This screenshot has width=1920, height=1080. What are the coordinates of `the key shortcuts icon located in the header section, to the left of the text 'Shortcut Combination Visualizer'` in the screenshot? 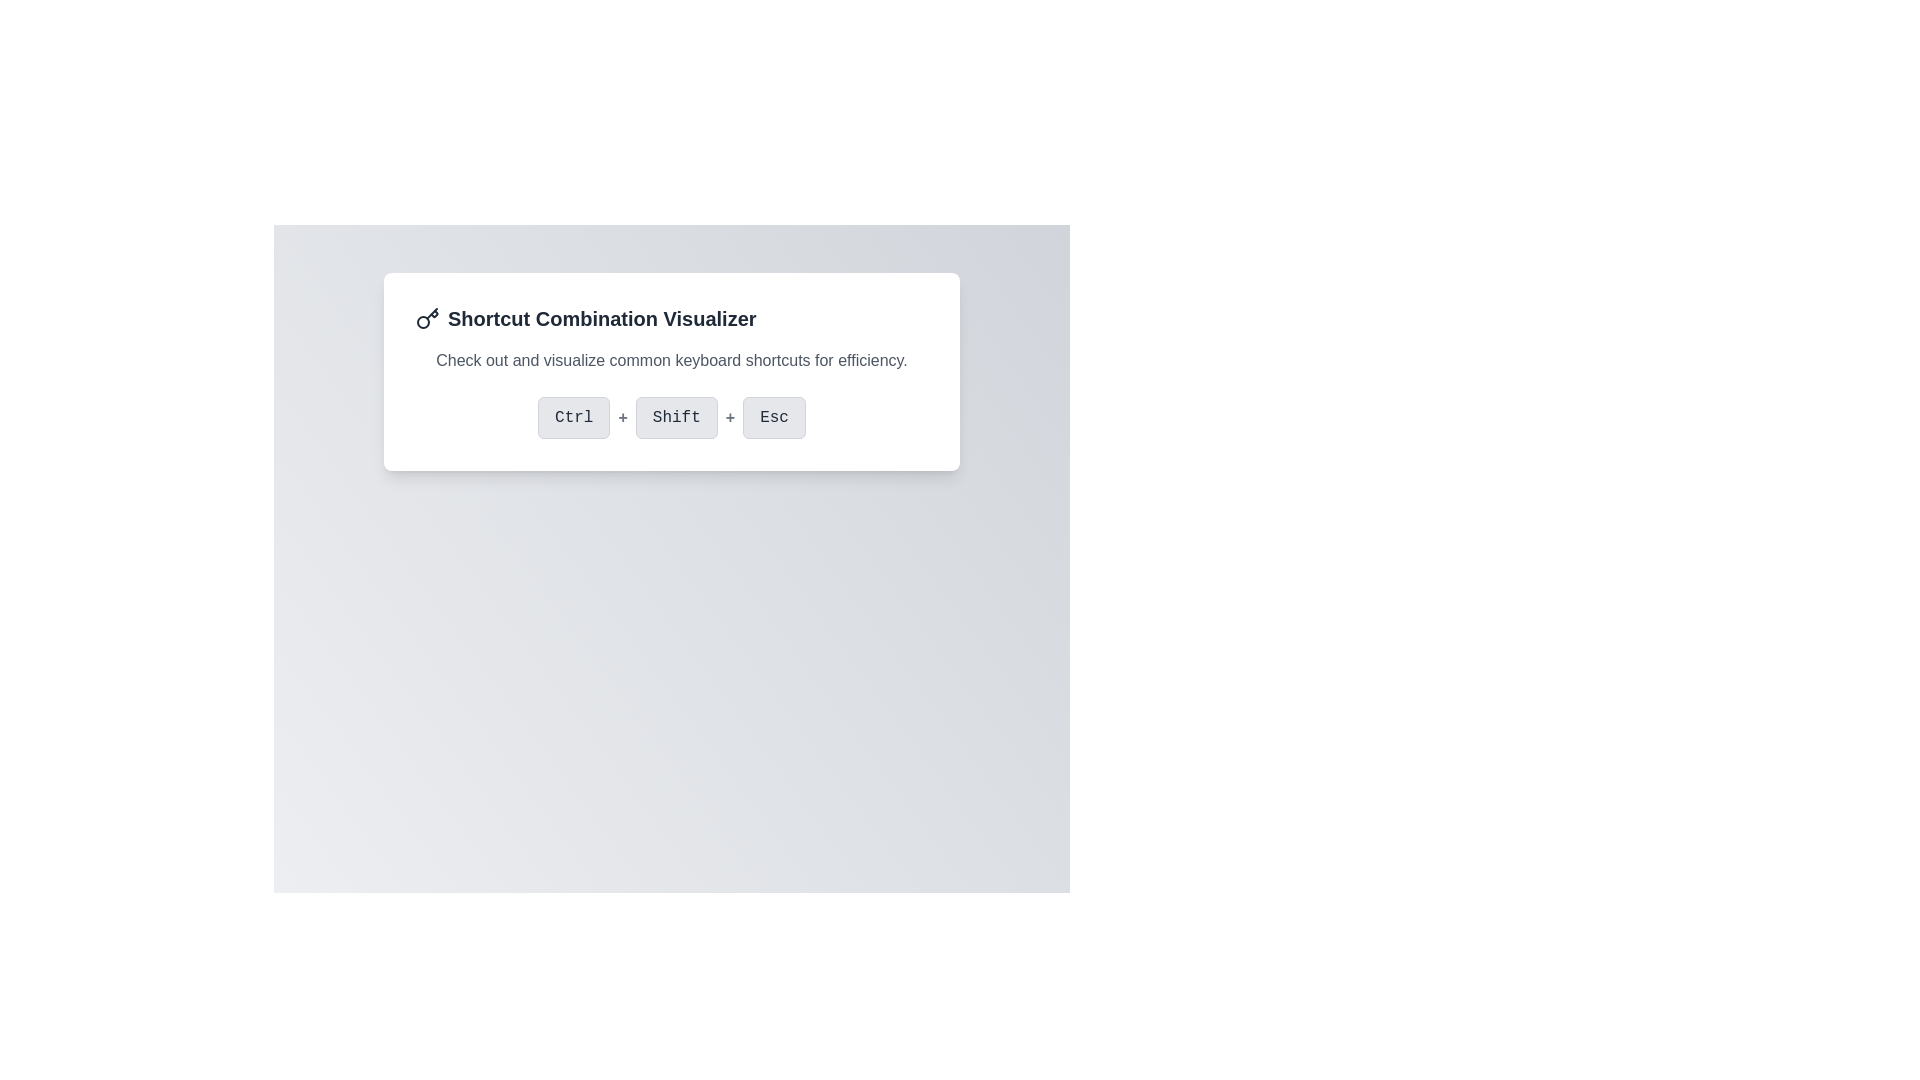 It's located at (426, 318).